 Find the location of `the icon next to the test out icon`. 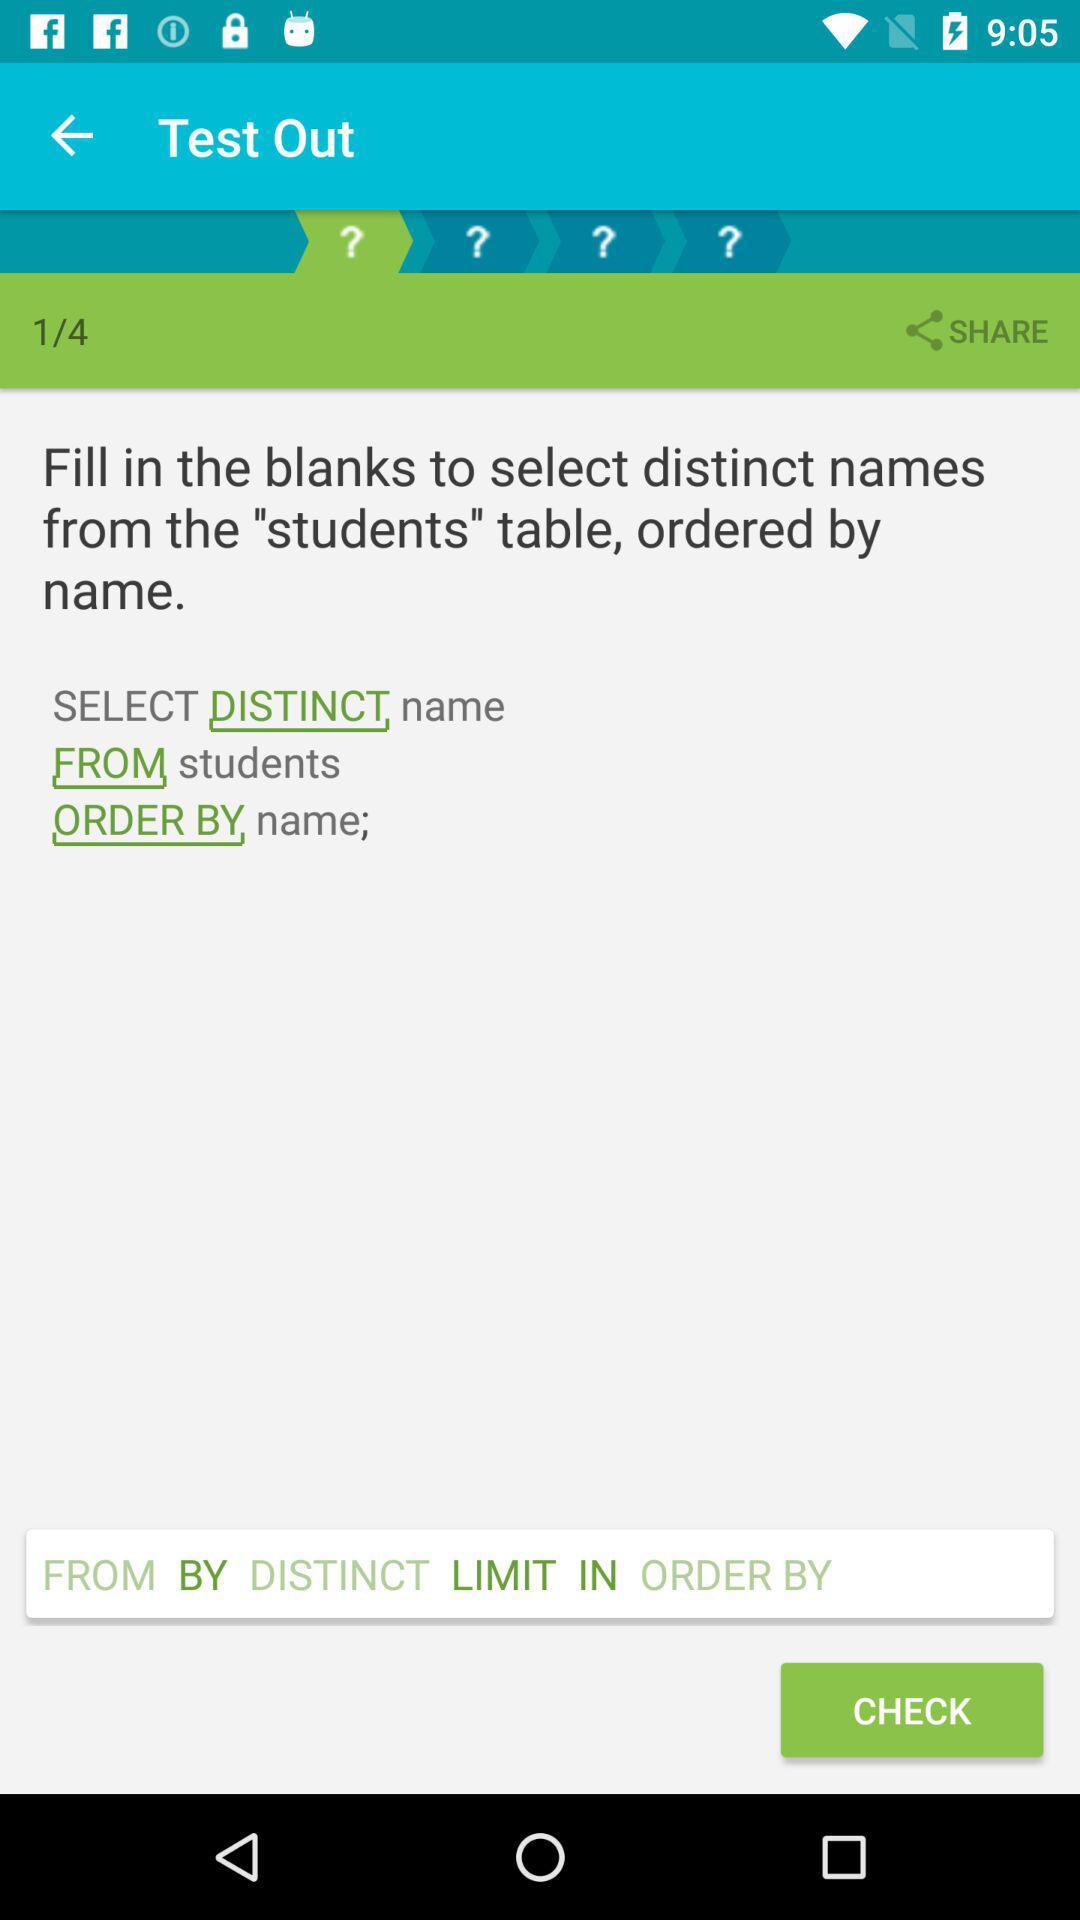

the icon next to the test out icon is located at coordinates (72, 135).